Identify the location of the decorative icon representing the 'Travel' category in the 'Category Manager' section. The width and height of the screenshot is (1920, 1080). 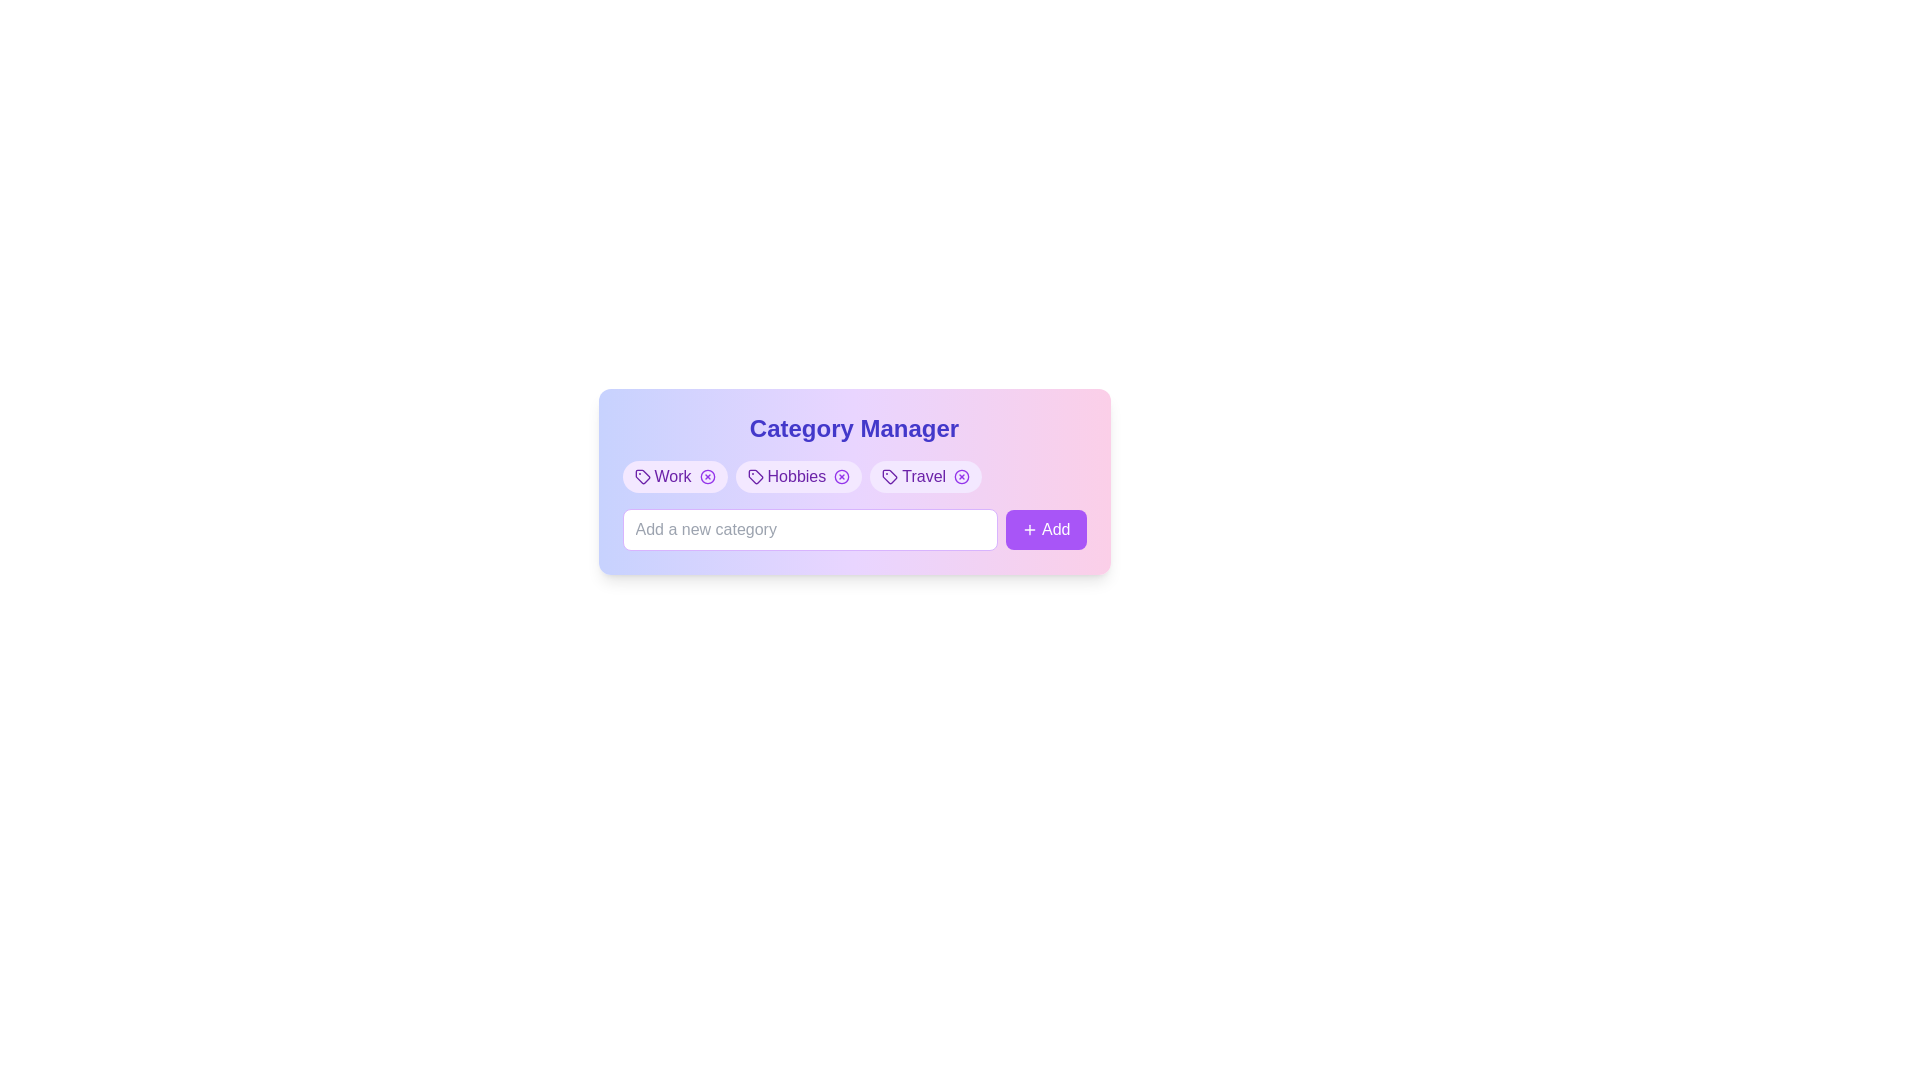
(889, 477).